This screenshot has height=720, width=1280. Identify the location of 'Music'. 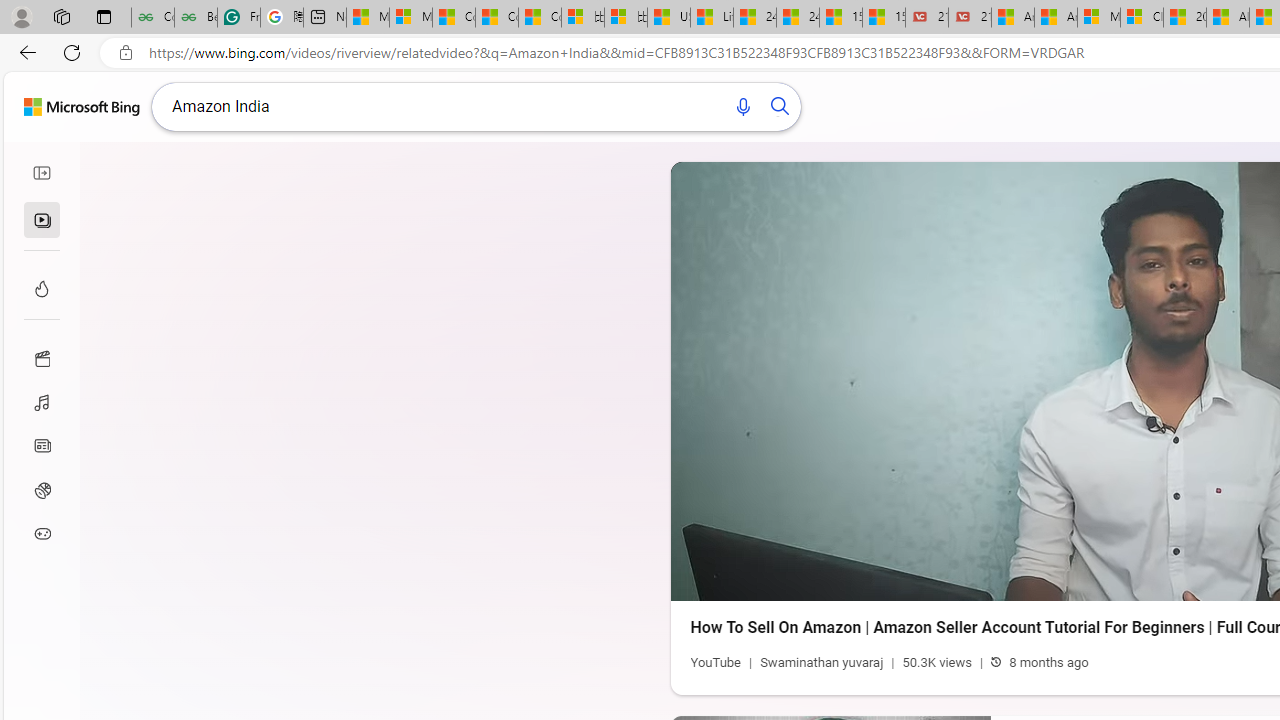
(42, 401).